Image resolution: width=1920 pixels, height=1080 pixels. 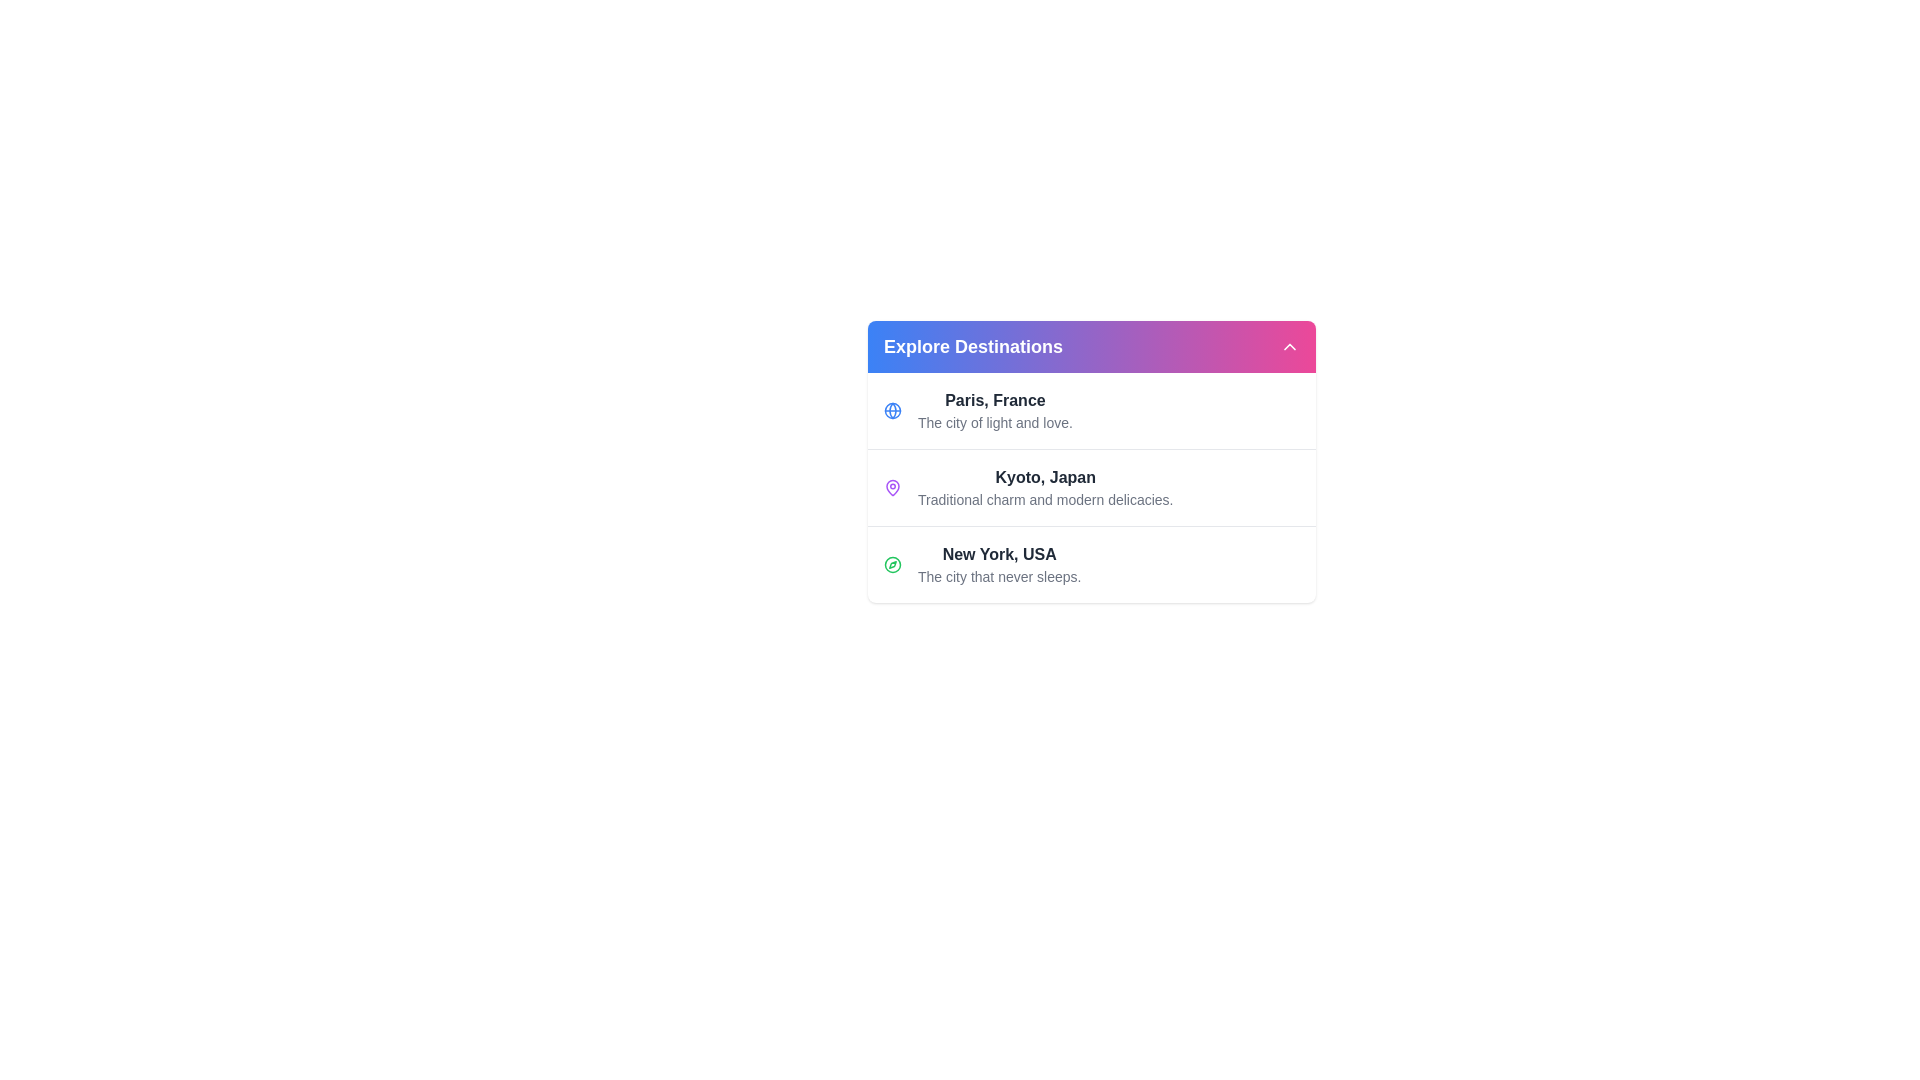 I want to click on the travel destination item in the Composite element that showcases travel destinations, so click(x=1090, y=462).